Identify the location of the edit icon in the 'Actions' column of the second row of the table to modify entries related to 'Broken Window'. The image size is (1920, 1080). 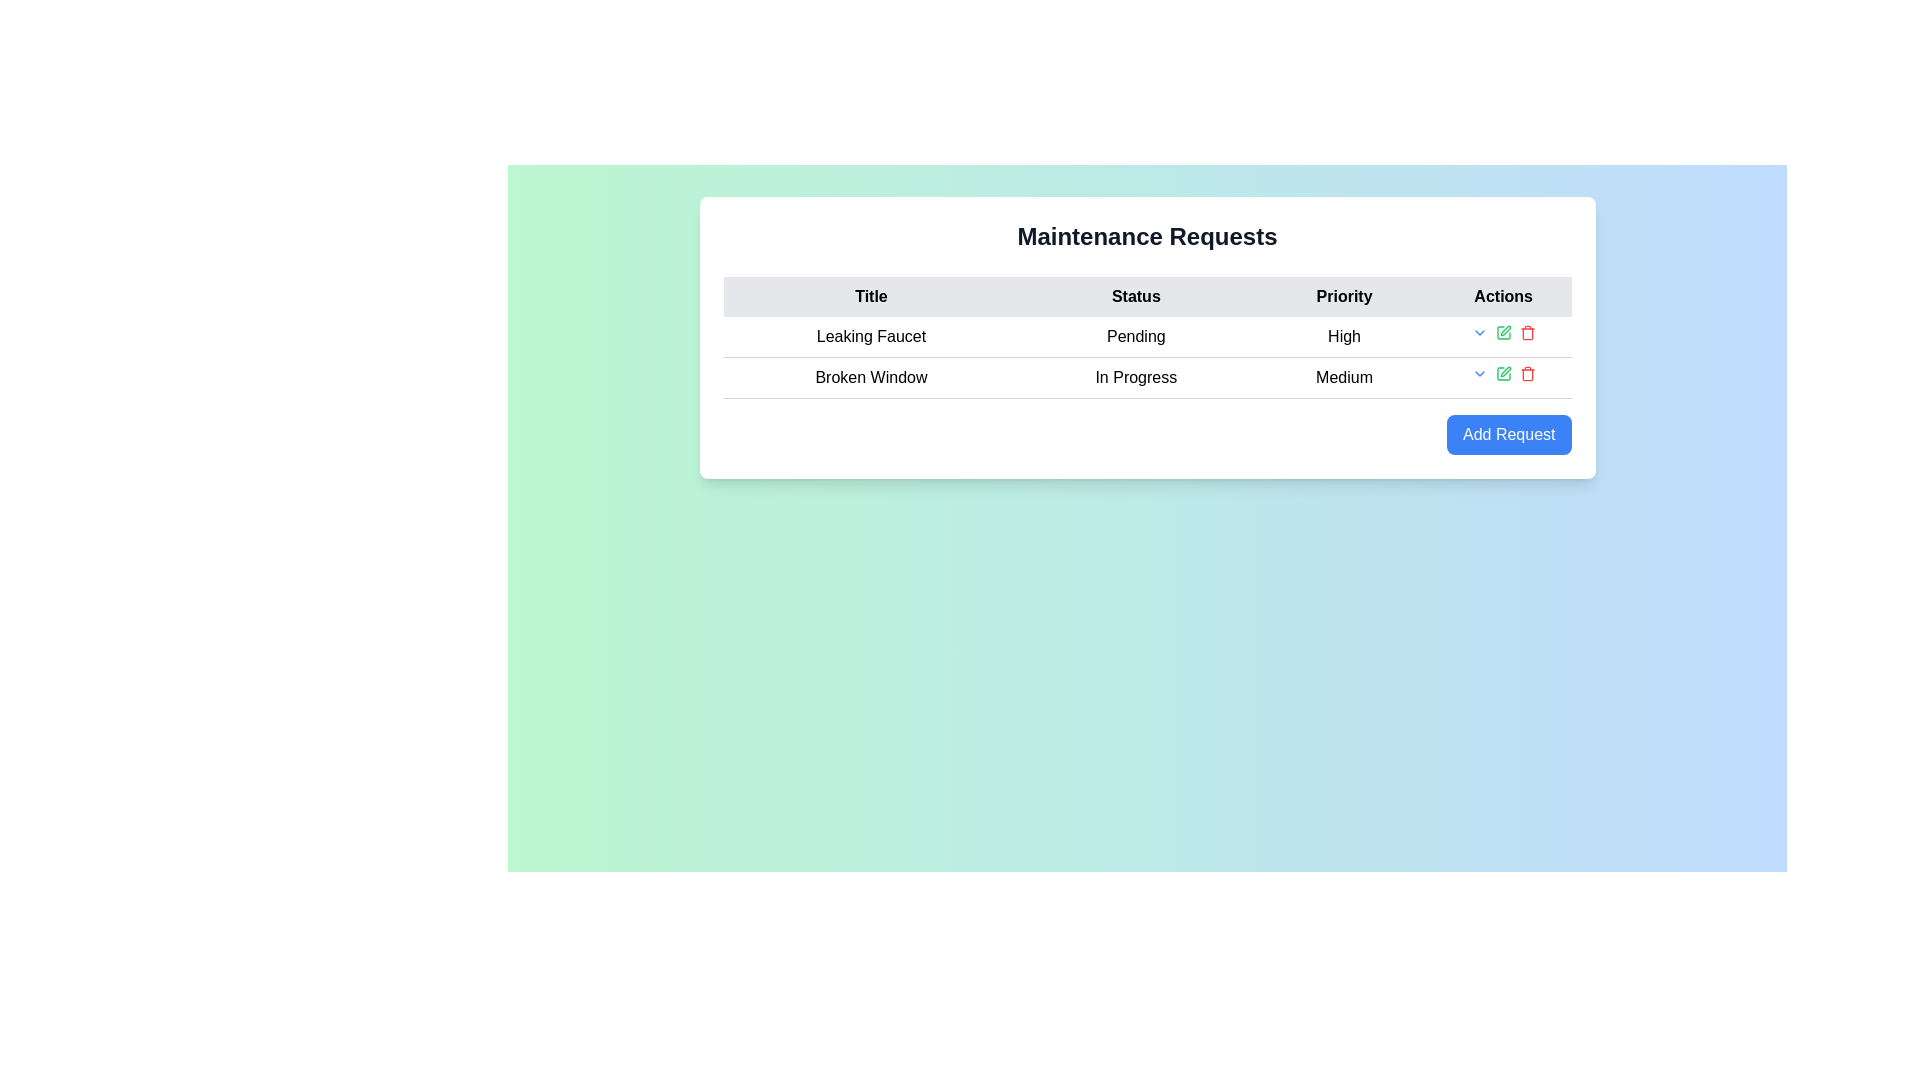
(1505, 371).